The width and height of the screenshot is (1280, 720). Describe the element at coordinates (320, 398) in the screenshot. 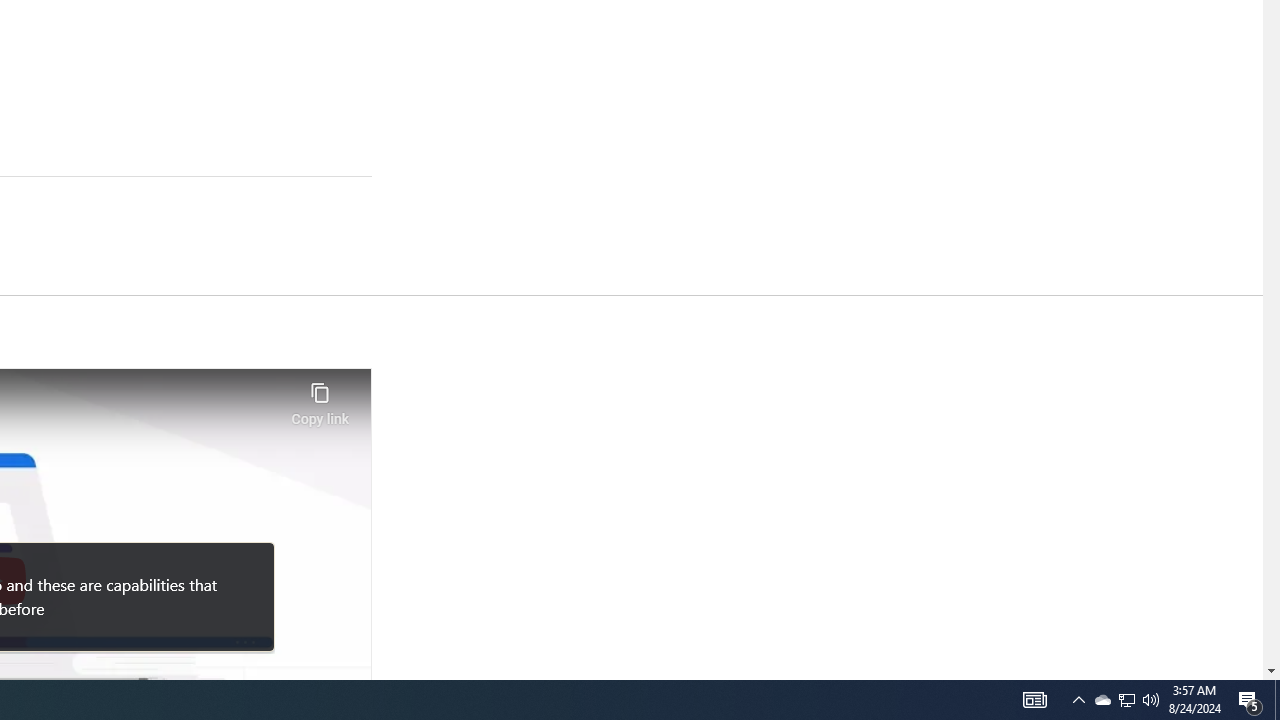

I see `'Copy link'` at that location.